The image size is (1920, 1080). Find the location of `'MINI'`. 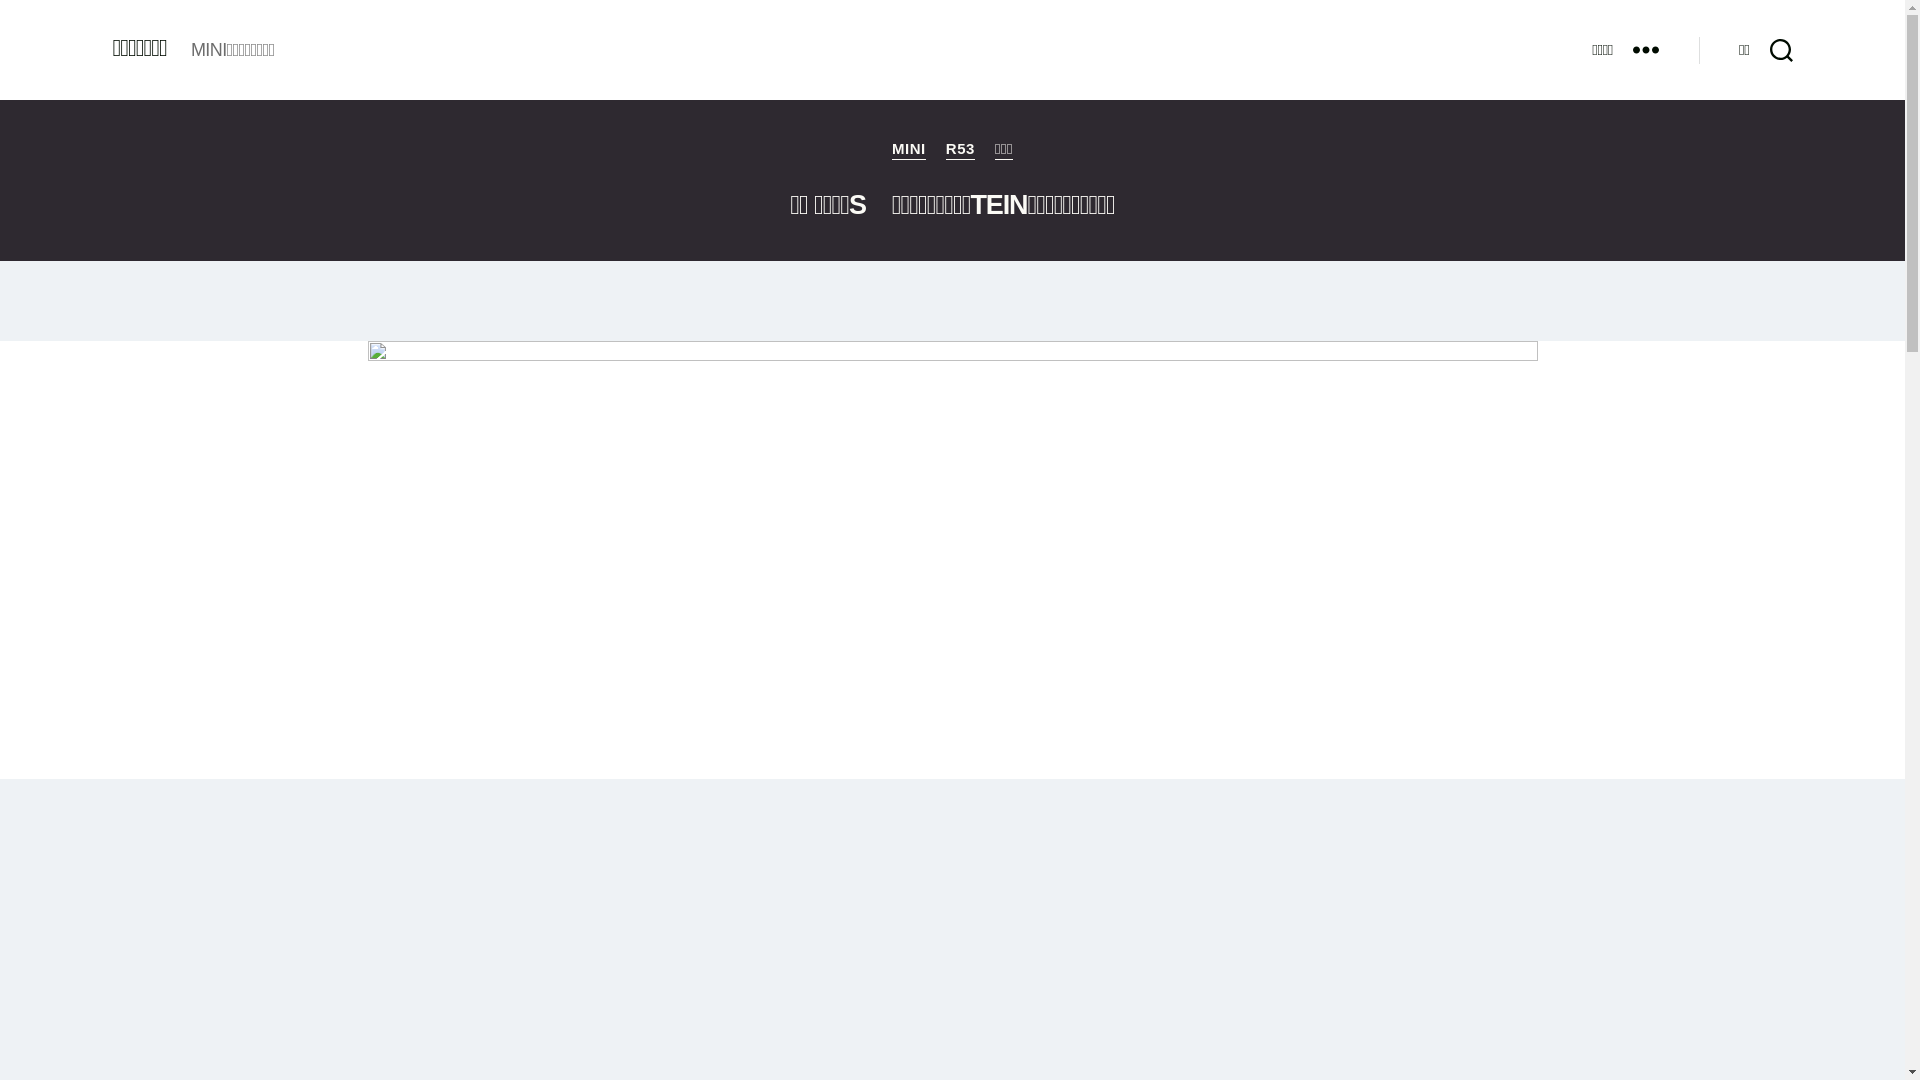

'MINI' is located at coordinates (907, 149).